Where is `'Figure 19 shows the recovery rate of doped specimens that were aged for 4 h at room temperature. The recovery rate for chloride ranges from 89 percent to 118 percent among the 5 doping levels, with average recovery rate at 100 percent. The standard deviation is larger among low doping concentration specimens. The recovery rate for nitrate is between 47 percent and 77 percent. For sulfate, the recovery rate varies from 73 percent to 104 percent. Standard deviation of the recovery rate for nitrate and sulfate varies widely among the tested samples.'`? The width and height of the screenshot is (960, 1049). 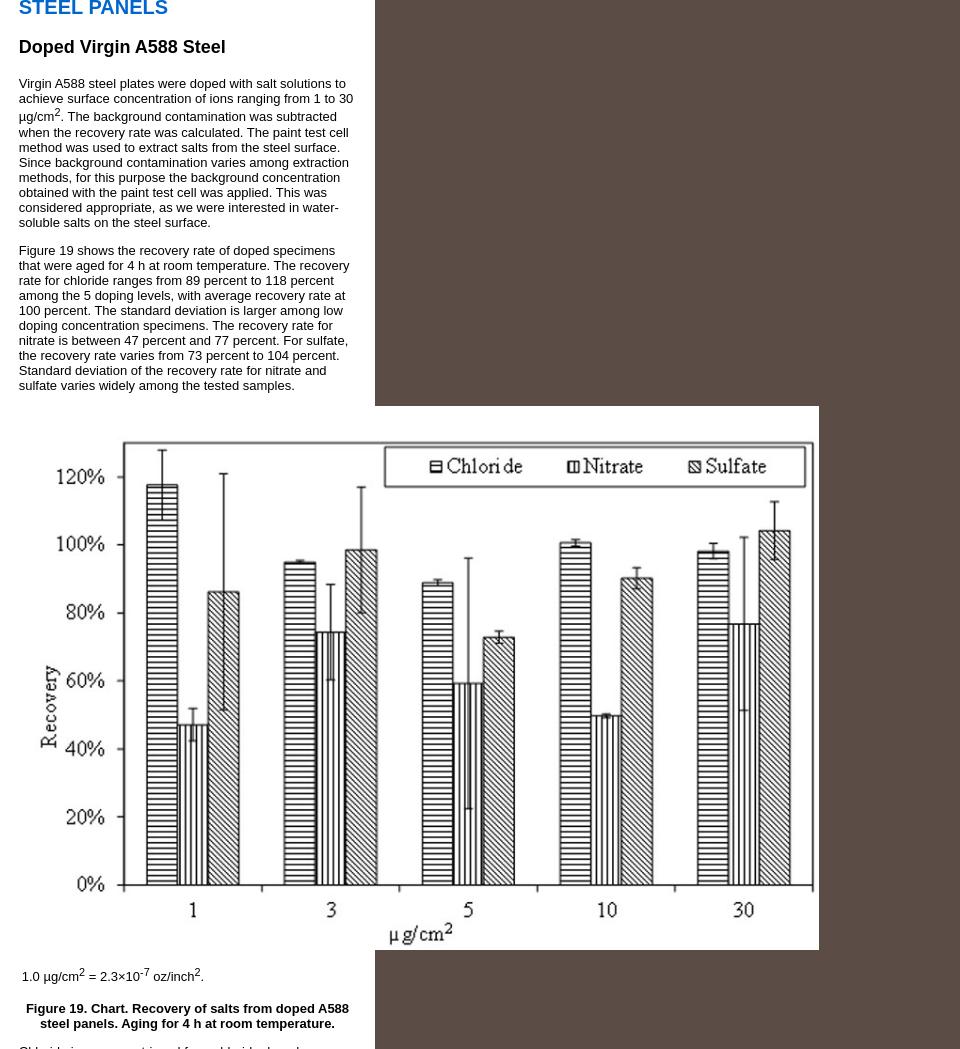 'Figure 19 shows the recovery rate of doped specimens that were aged for 4 h at room temperature. The recovery rate for chloride ranges from 89 percent to 118 percent among the 5 doping levels, with average recovery rate at 100 percent. The standard deviation is larger among low doping concentration specimens. The recovery rate for nitrate is between 47 percent and 77 percent. For sulfate, the recovery rate varies from 73 percent to 104 percent. Standard deviation of the recovery rate for nitrate and sulfate varies widely among the tested samples.' is located at coordinates (16, 317).